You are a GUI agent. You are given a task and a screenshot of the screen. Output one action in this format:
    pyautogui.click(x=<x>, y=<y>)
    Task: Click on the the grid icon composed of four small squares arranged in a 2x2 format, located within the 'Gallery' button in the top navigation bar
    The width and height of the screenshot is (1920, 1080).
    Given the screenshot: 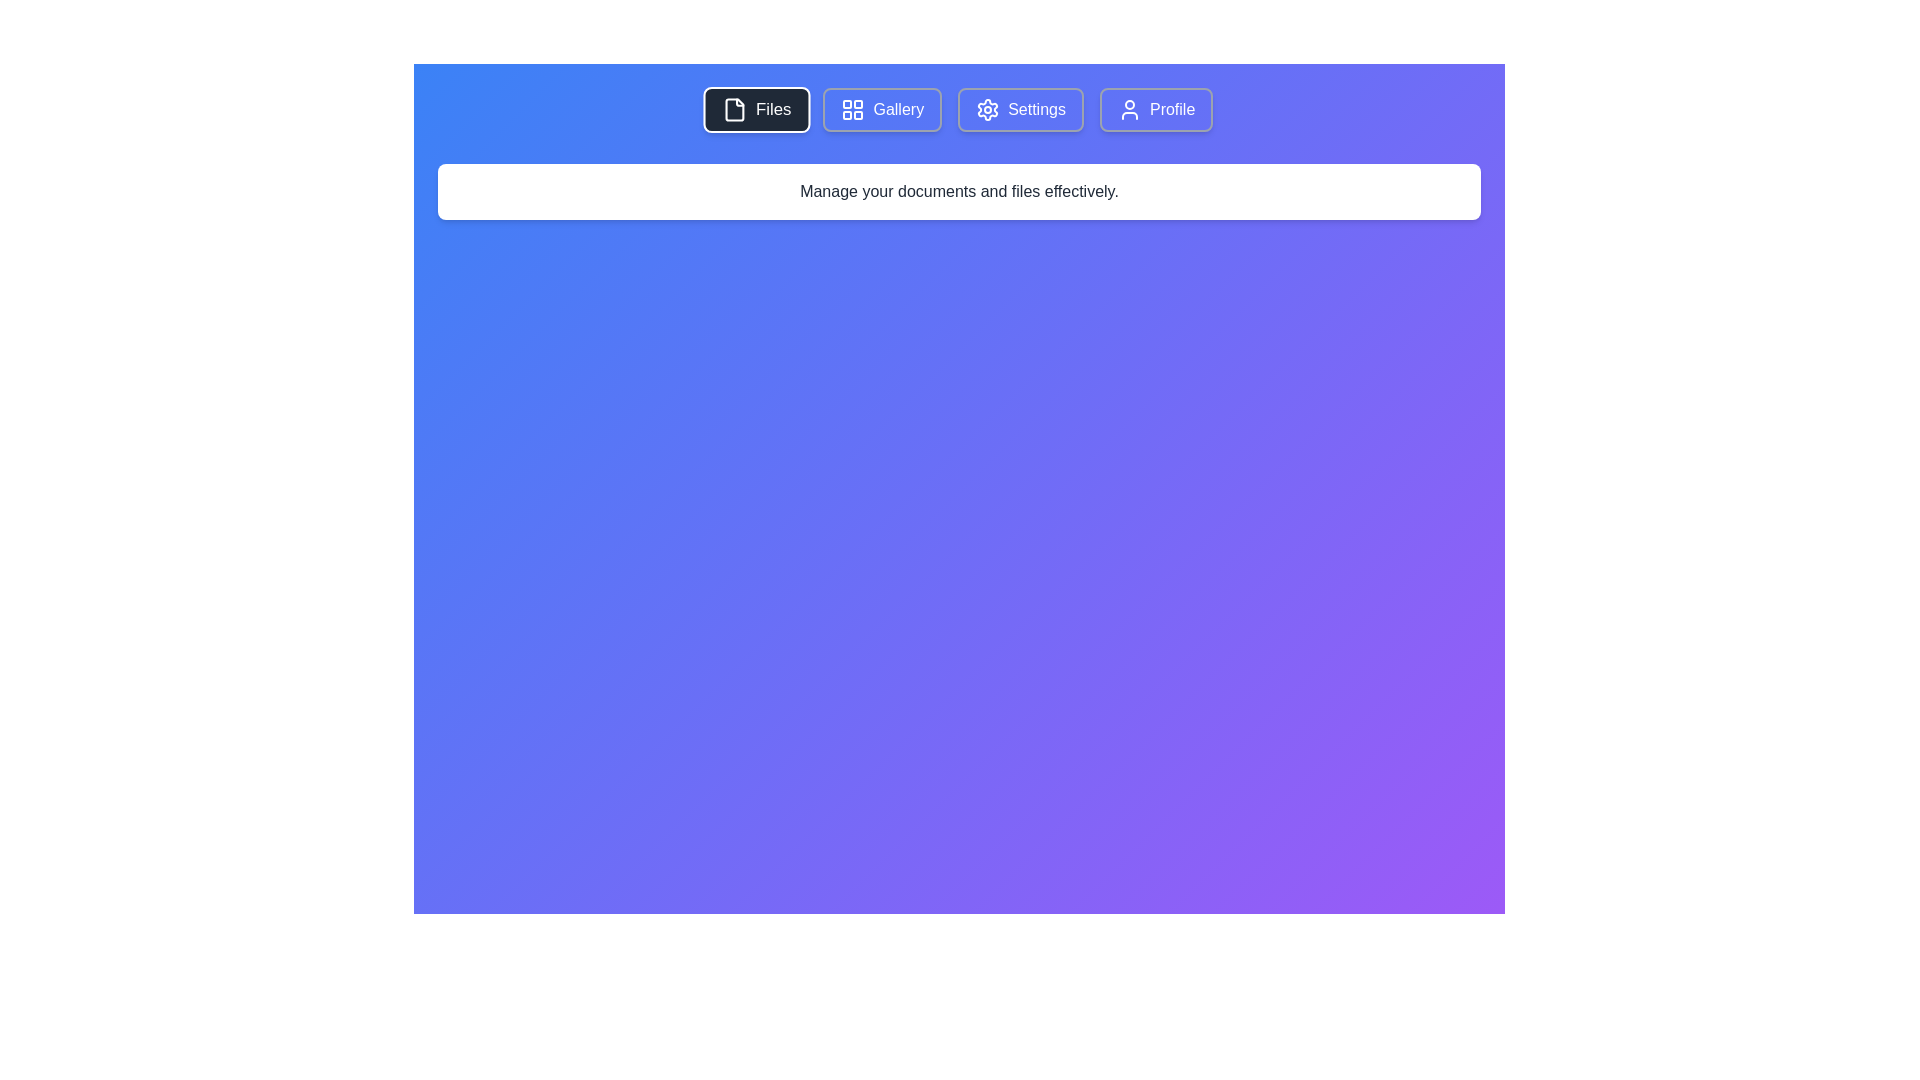 What is the action you would take?
    pyautogui.click(x=853, y=110)
    